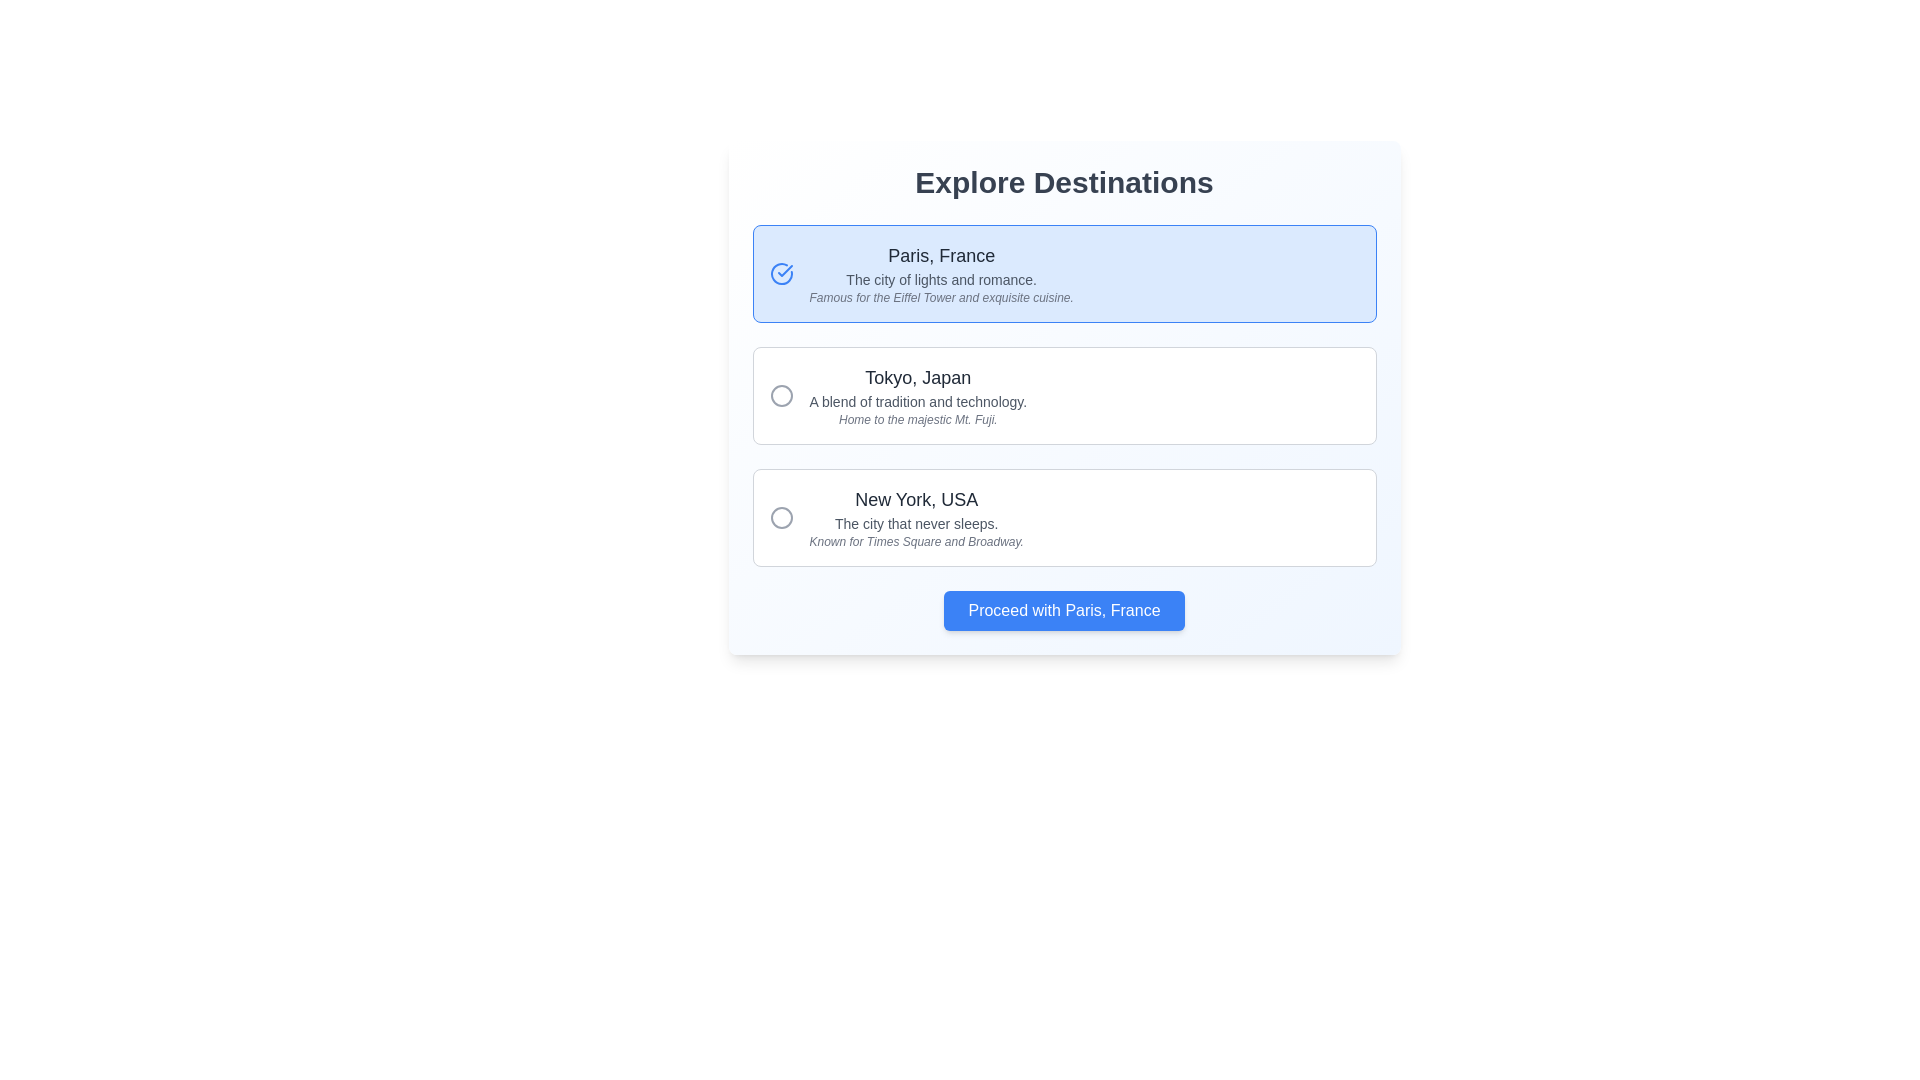 The image size is (1920, 1080). Describe the element at coordinates (917, 378) in the screenshot. I see `the text label displaying 'Tokyo, Japan', which is styled as a title in a large-sized font with medium weight and dark gray color, positioned above descriptive texts and below the section titled 'Paris, France'` at that location.